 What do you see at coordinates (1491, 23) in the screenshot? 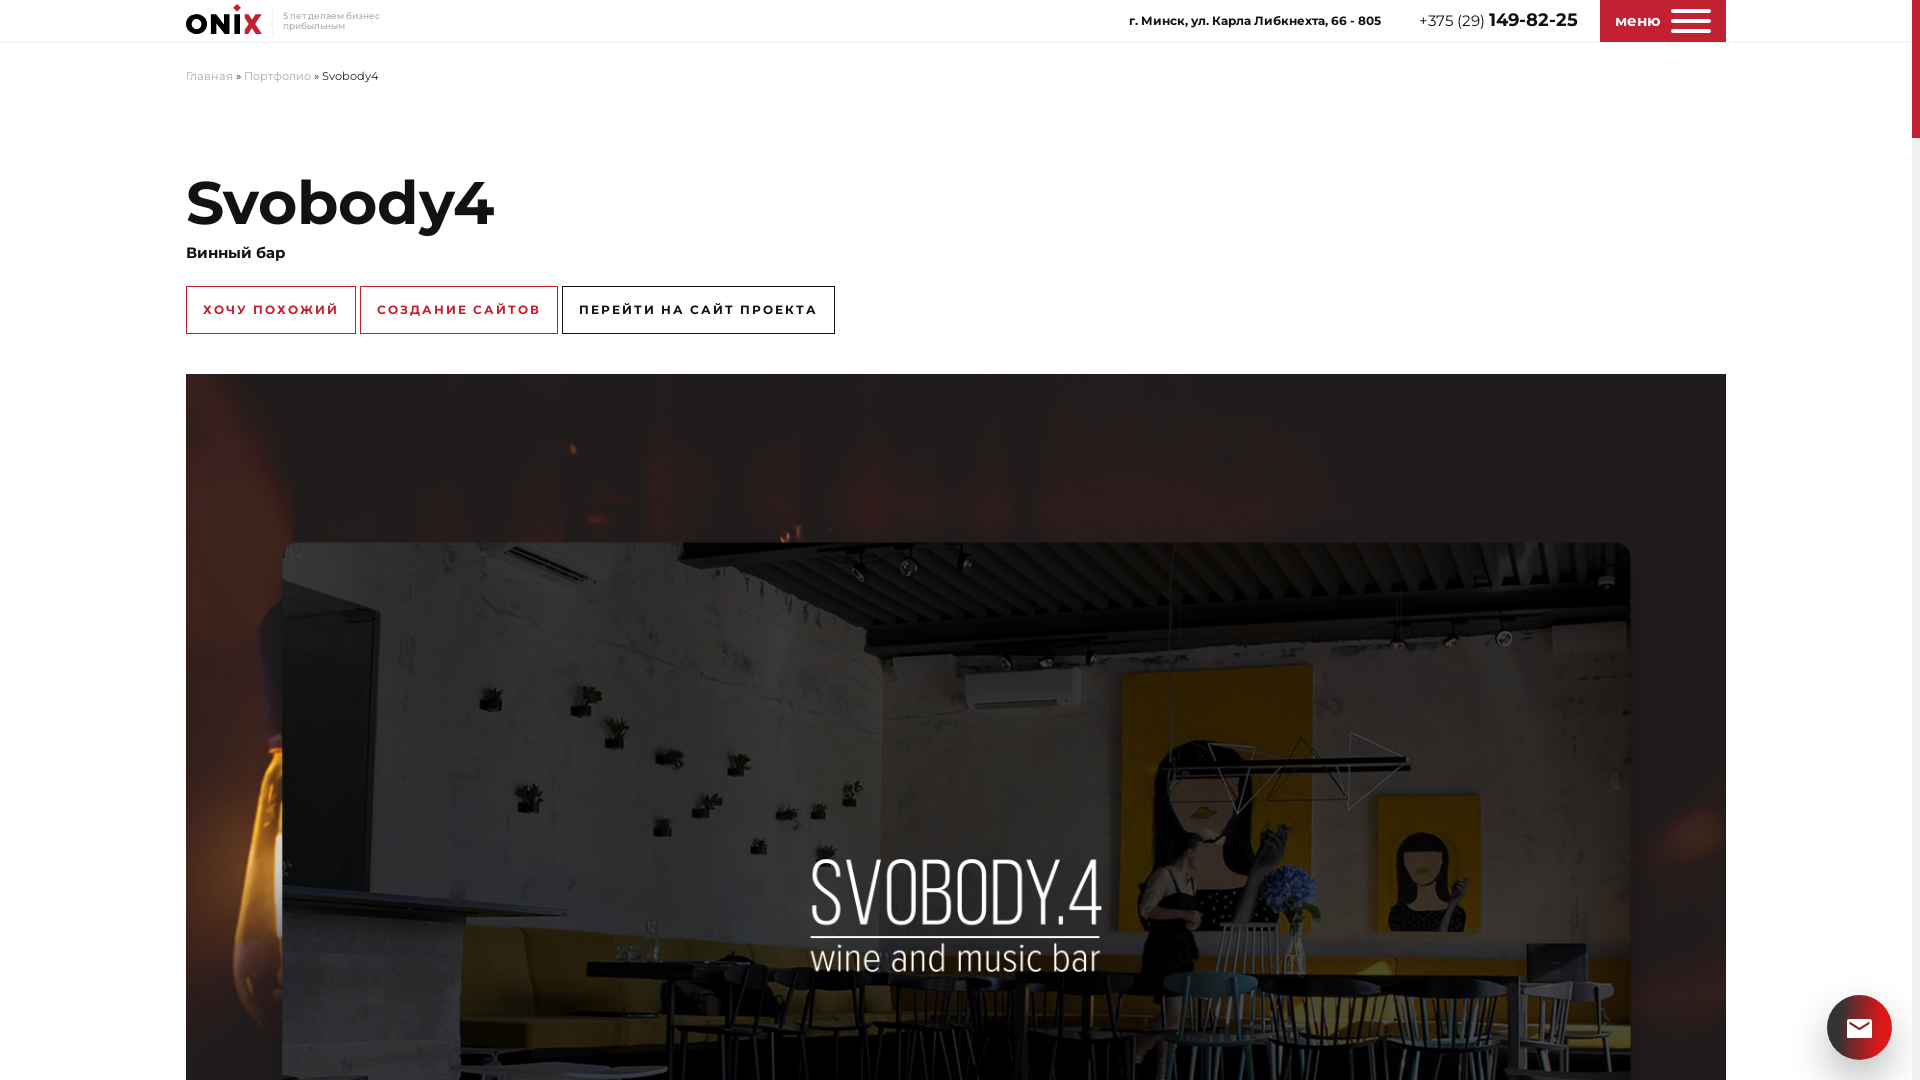
I see `'+375 (29) 149-82-25'` at bounding box center [1491, 23].